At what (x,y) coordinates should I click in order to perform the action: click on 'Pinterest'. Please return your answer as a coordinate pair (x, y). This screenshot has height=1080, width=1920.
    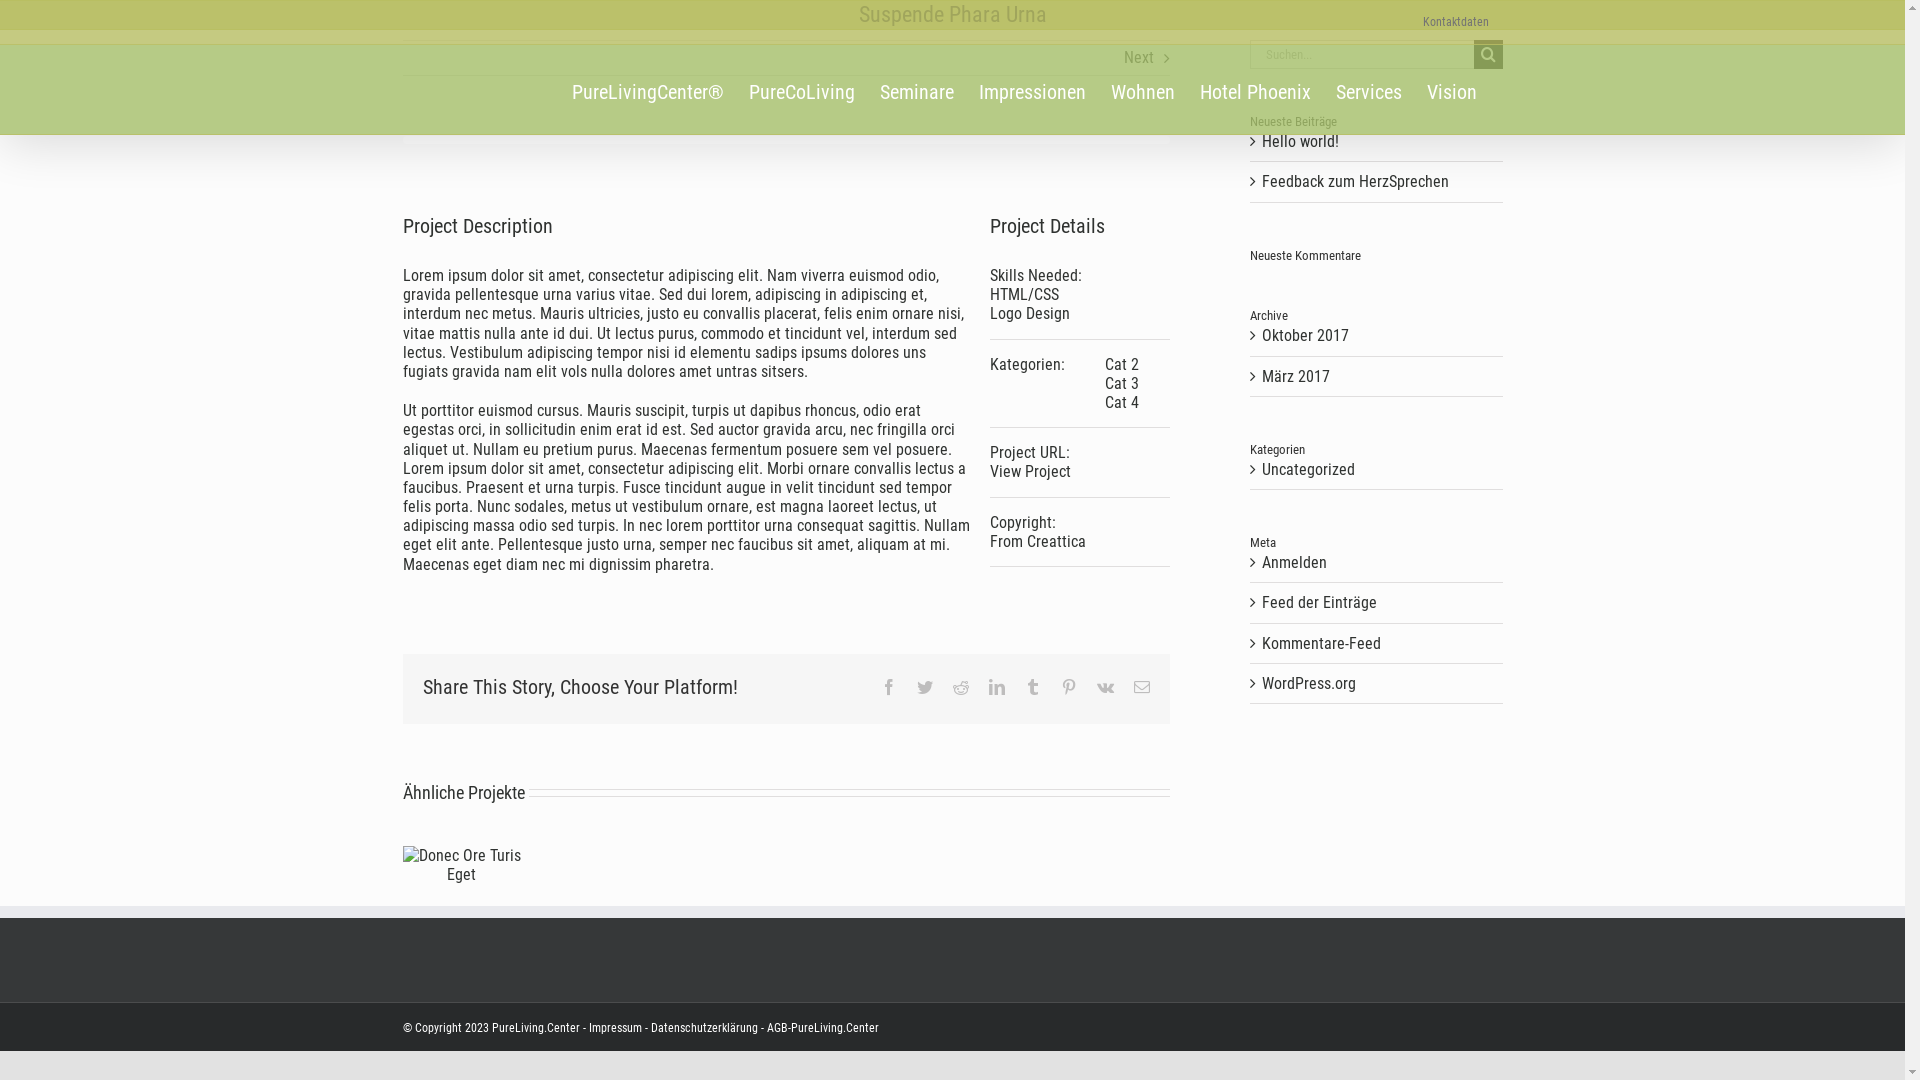
    Looking at the image, I should click on (1067, 685).